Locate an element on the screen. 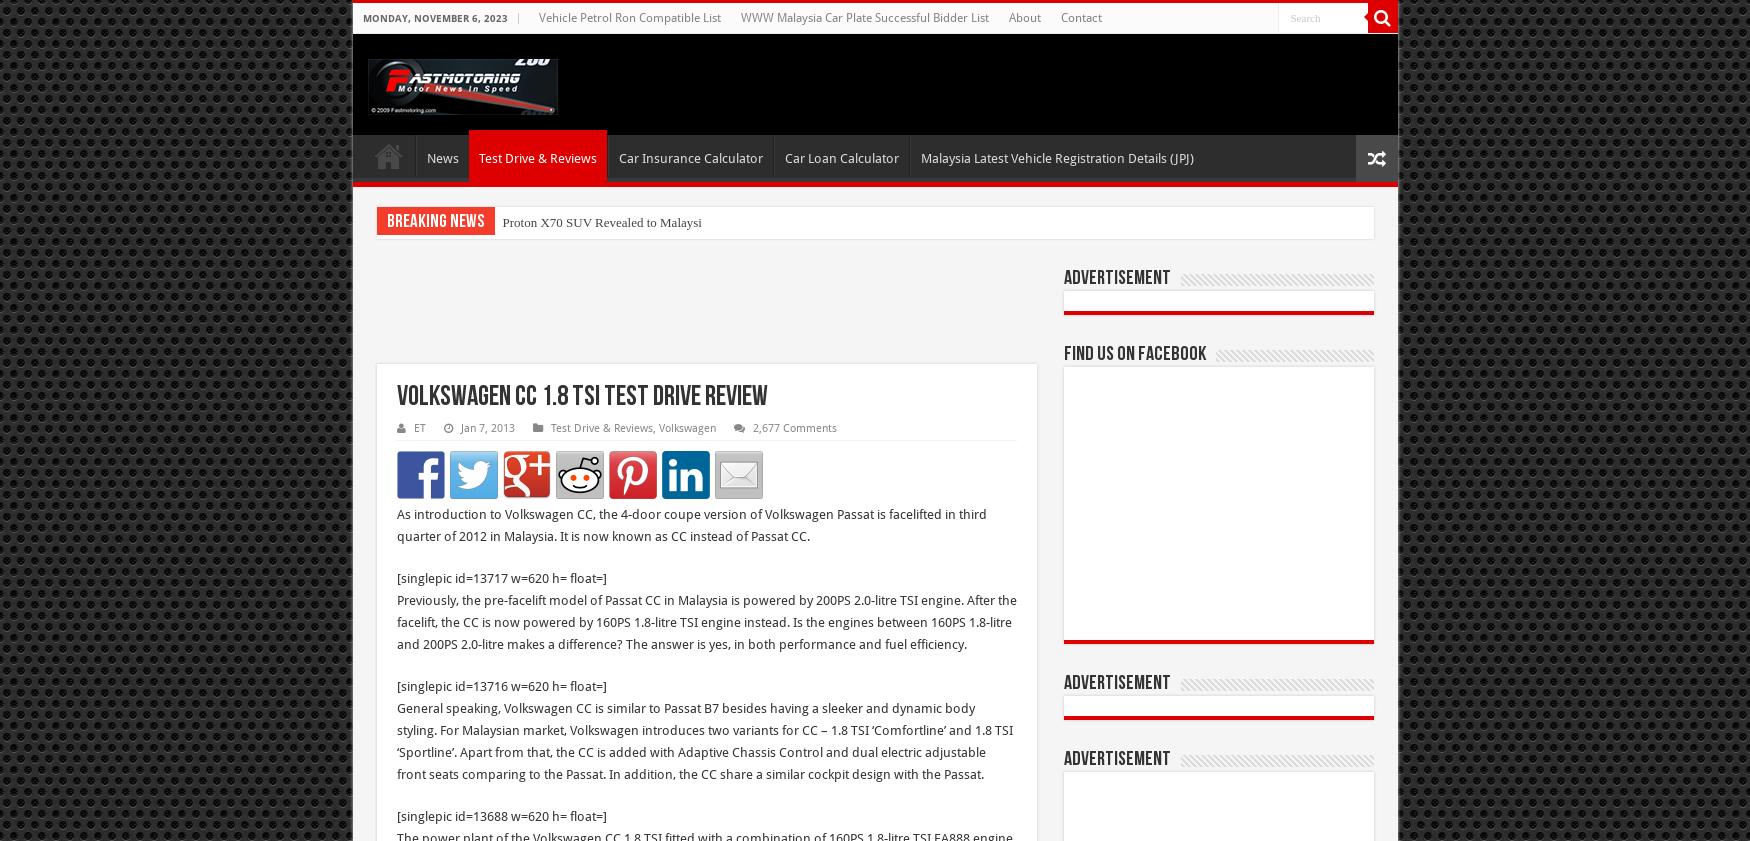 The height and width of the screenshot is (841, 1750). 'General speaking, Volkswagen CC is similar to Passat B7 besides having a sleeker and dynamic body styling. For Malaysian market, Volkswagen introduces two variants for CC – 1.8 TSI ‘Comfortline’ and 1.8 TSI ‘Sportline’. Apart from that, the CC is added with Adaptive Chassis Control and dual electric adjustable front seats comparing to the Passat. In addition, the CC share a similar cockpit design with the Passat.' is located at coordinates (704, 741).